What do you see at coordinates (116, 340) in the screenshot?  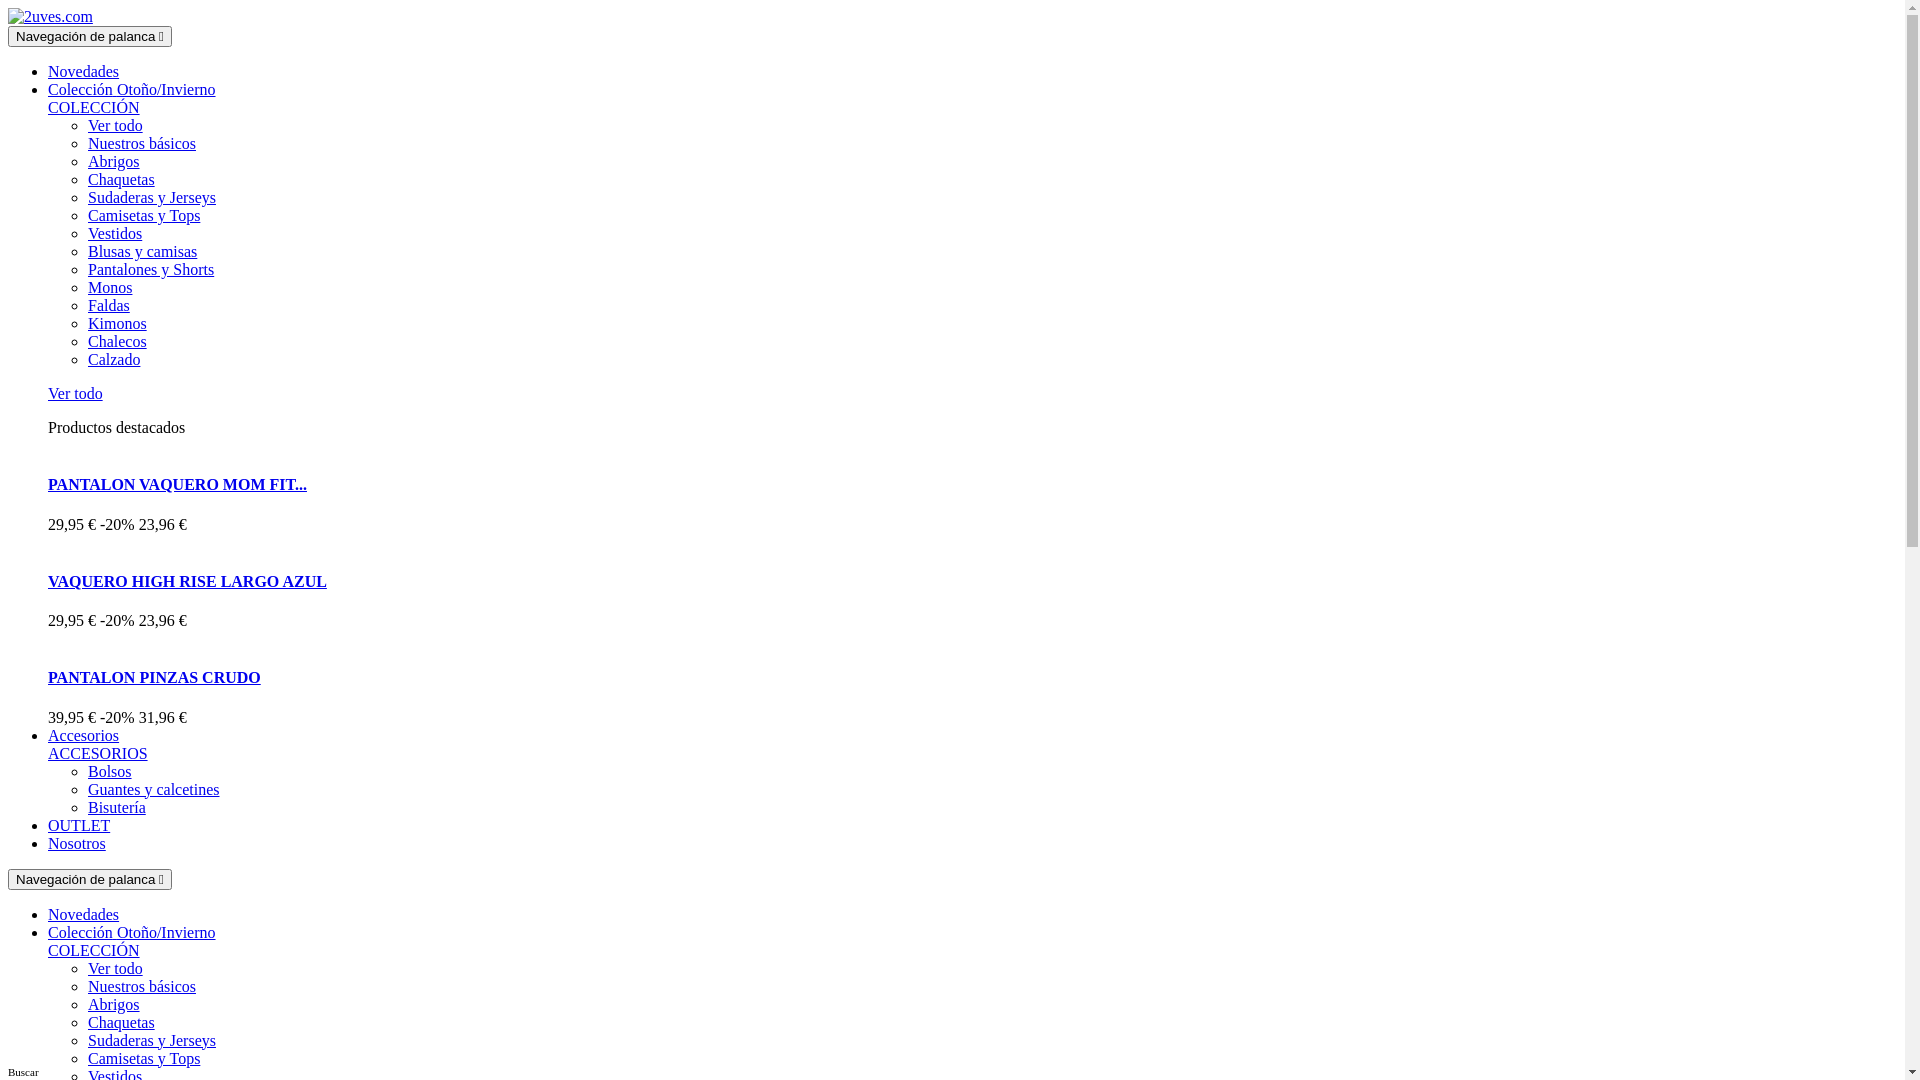 I see `'Chalecos'` at bounding box center [116, 340].